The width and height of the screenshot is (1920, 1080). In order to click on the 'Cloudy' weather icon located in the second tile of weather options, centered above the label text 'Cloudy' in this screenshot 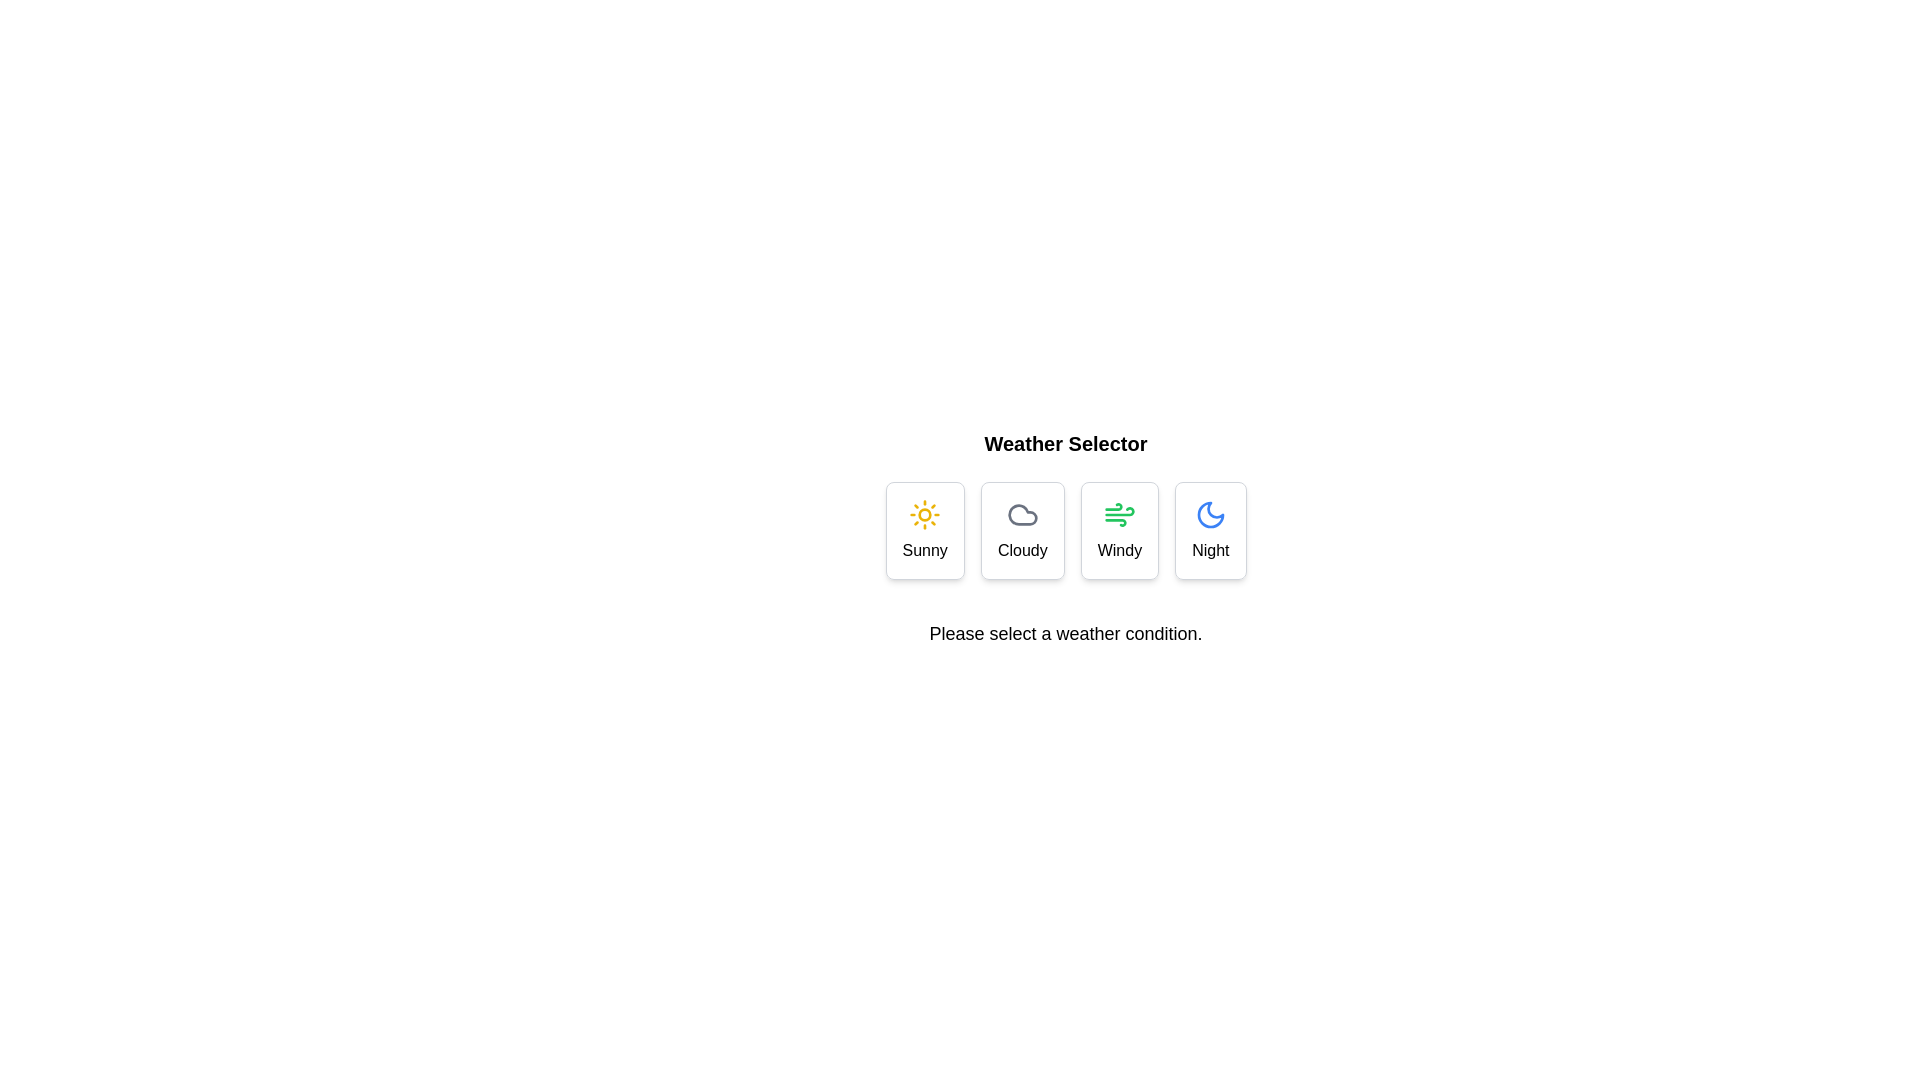, I will do `click(1022, 514)`.